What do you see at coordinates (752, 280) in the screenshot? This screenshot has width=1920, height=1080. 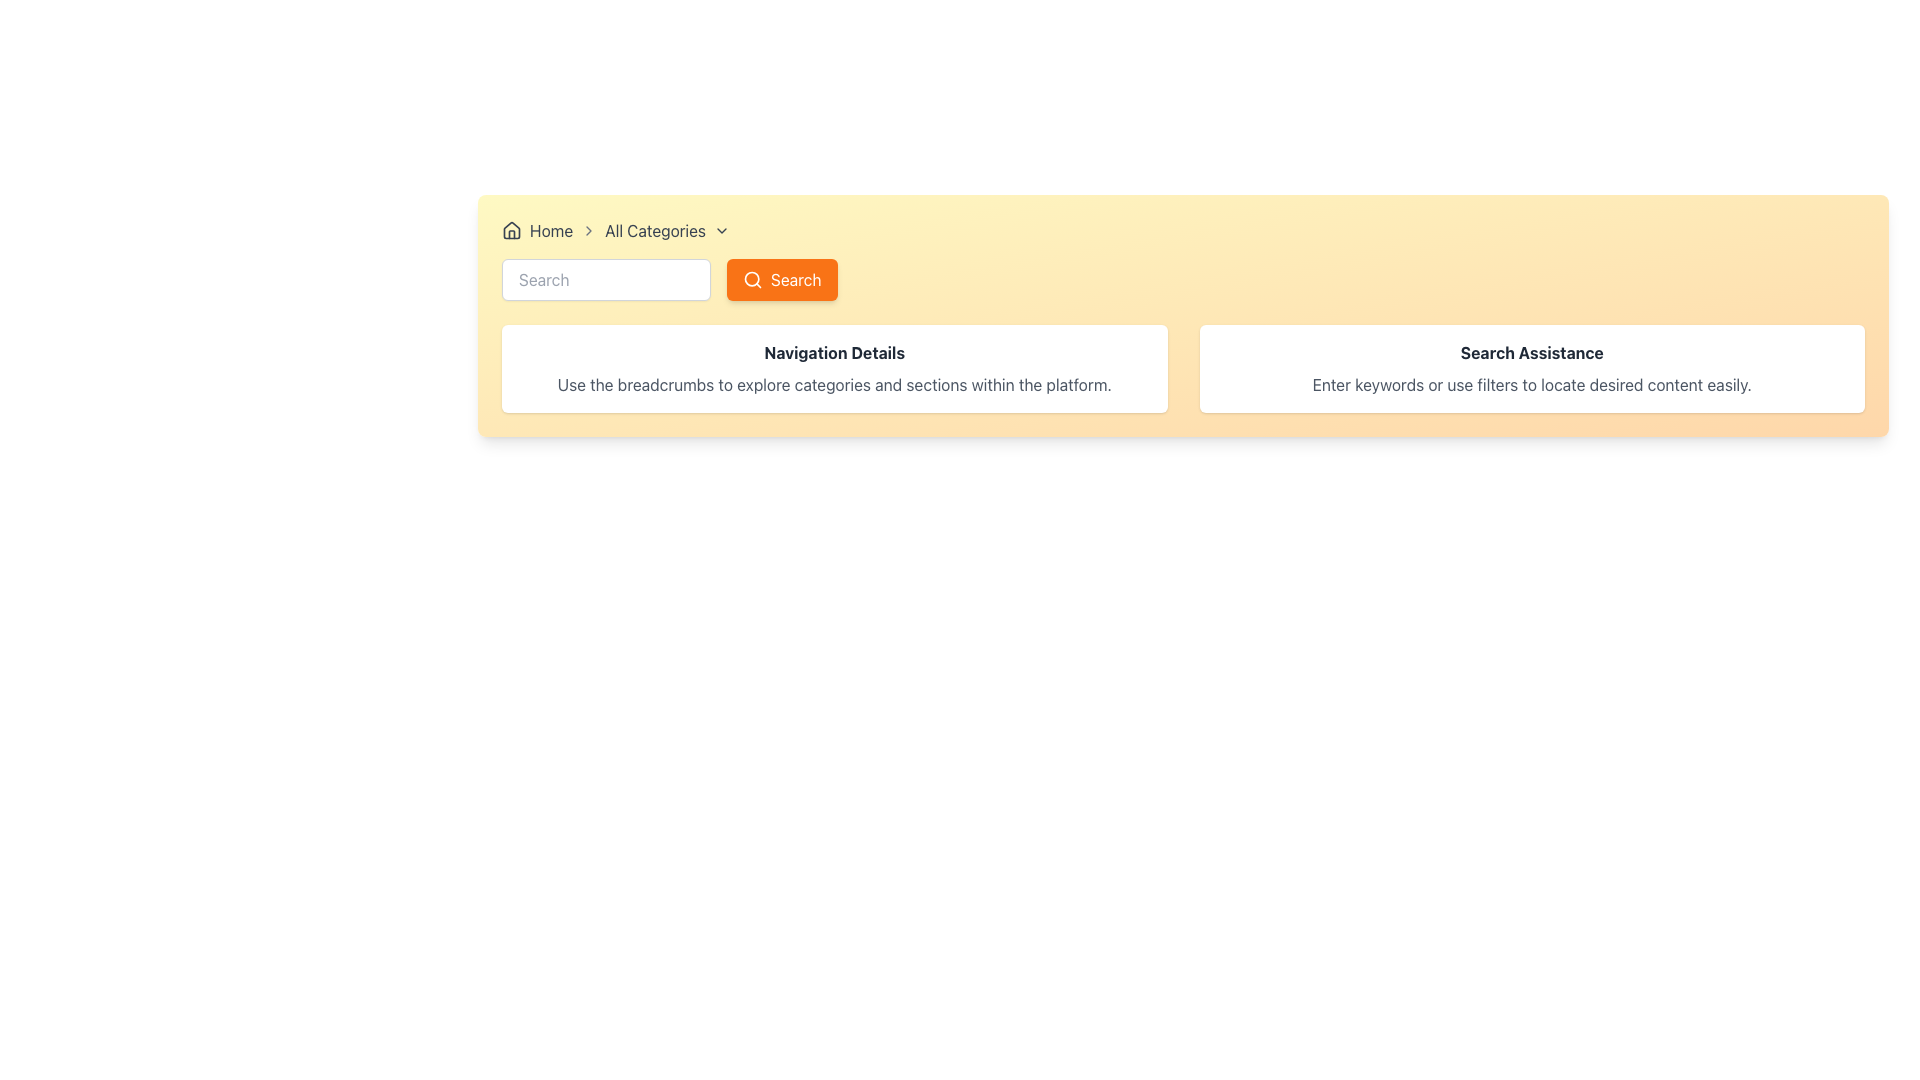 I see `the search icon located to the left of the 'Search' button, which has white text on an orange background, in the header section of the interface` at bounding box center [752, 280].